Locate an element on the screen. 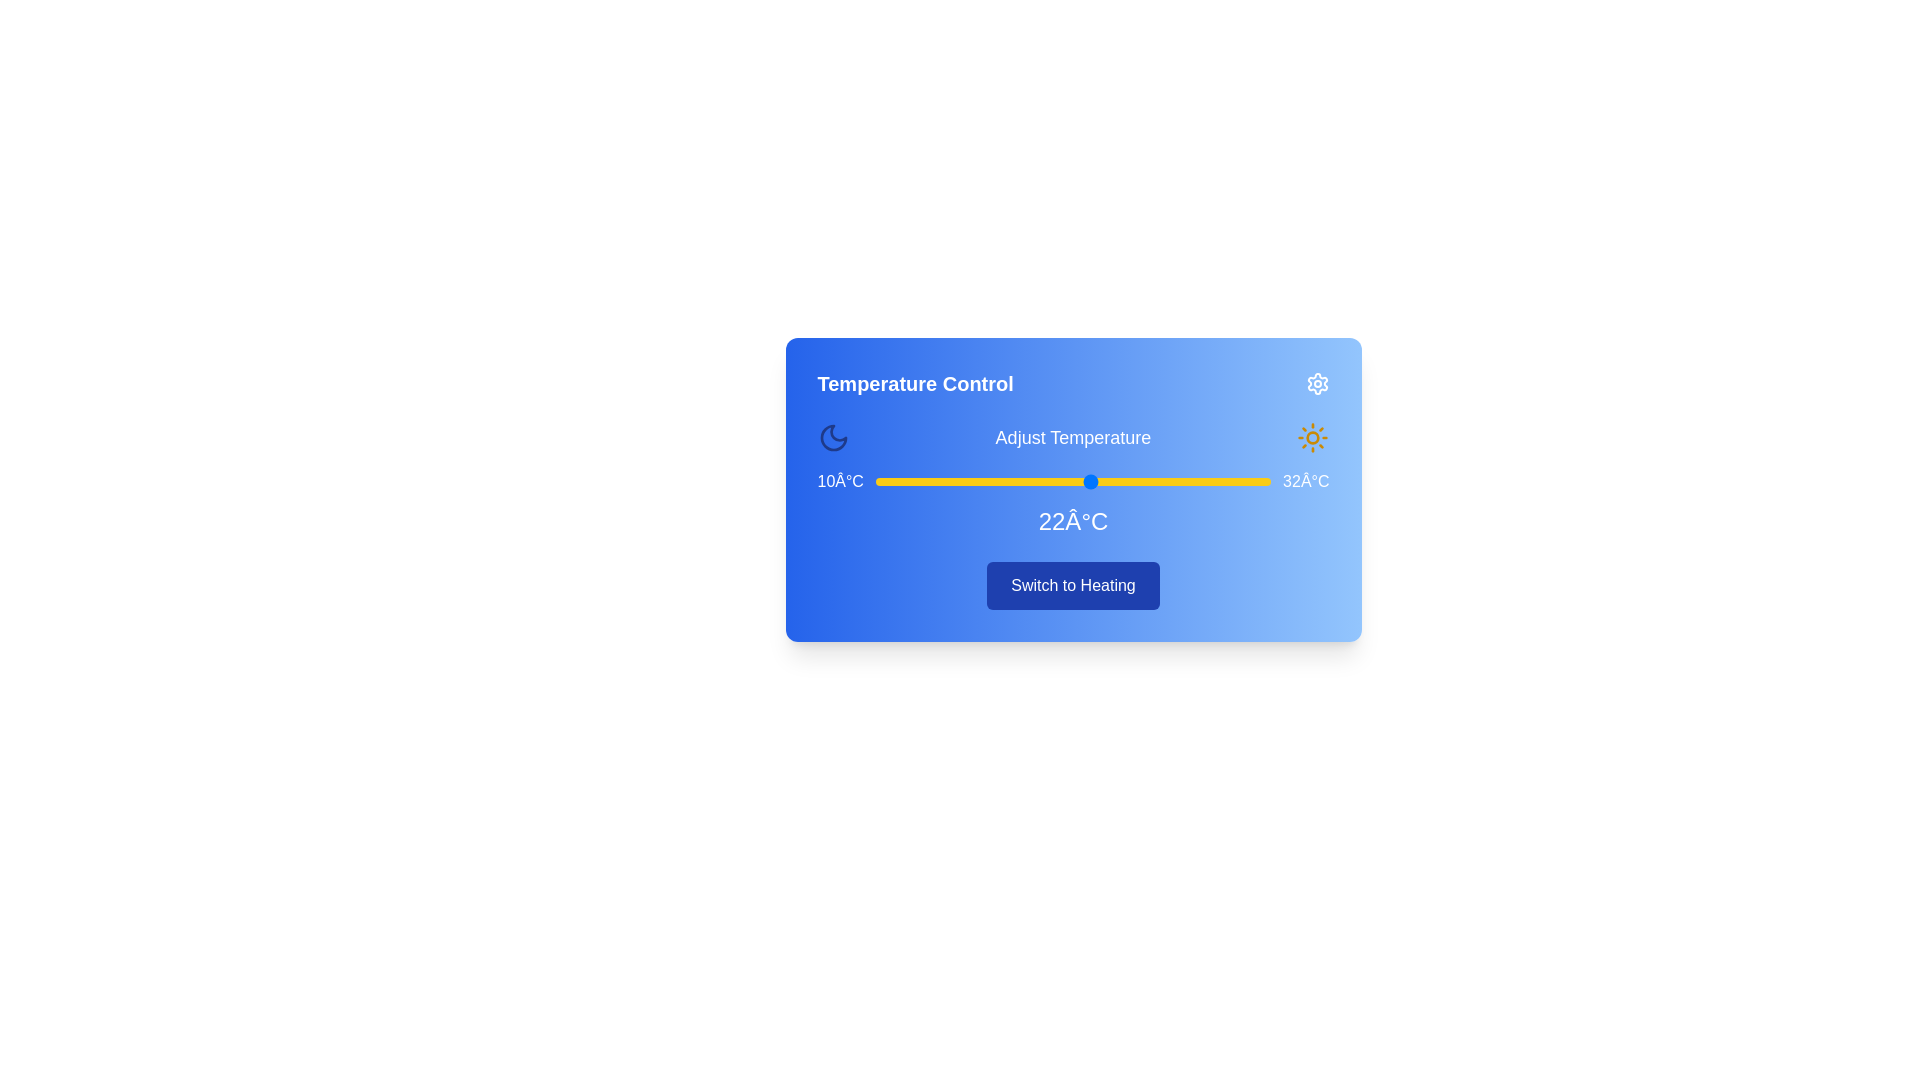 The width and height of the screenshot is (1920, 1080). the temperature to 15°C by sliding the temperature slider is located at coordinates (965, 482).